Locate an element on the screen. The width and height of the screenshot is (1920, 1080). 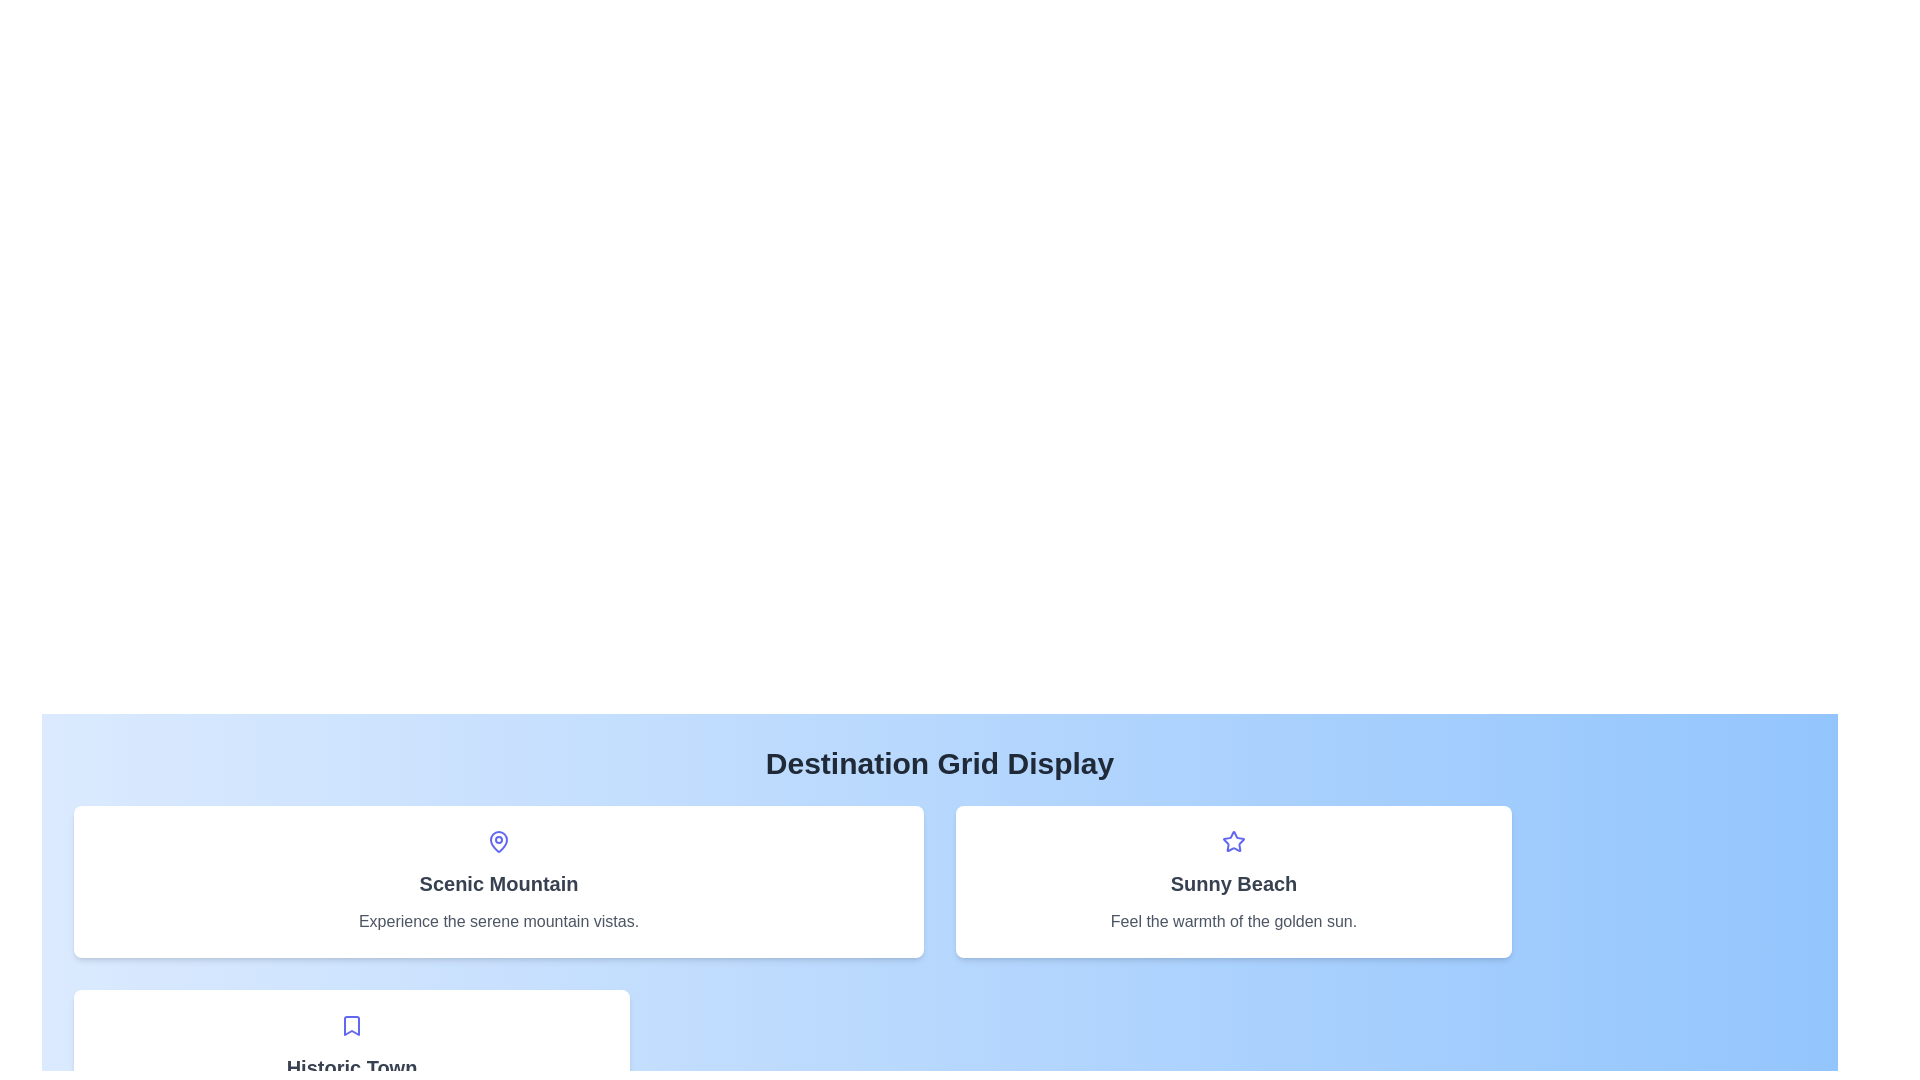
the lower section of the pin icon representing a geographic location marker within the 'Scenic Mountain' card is located at coordinates (499, 840).